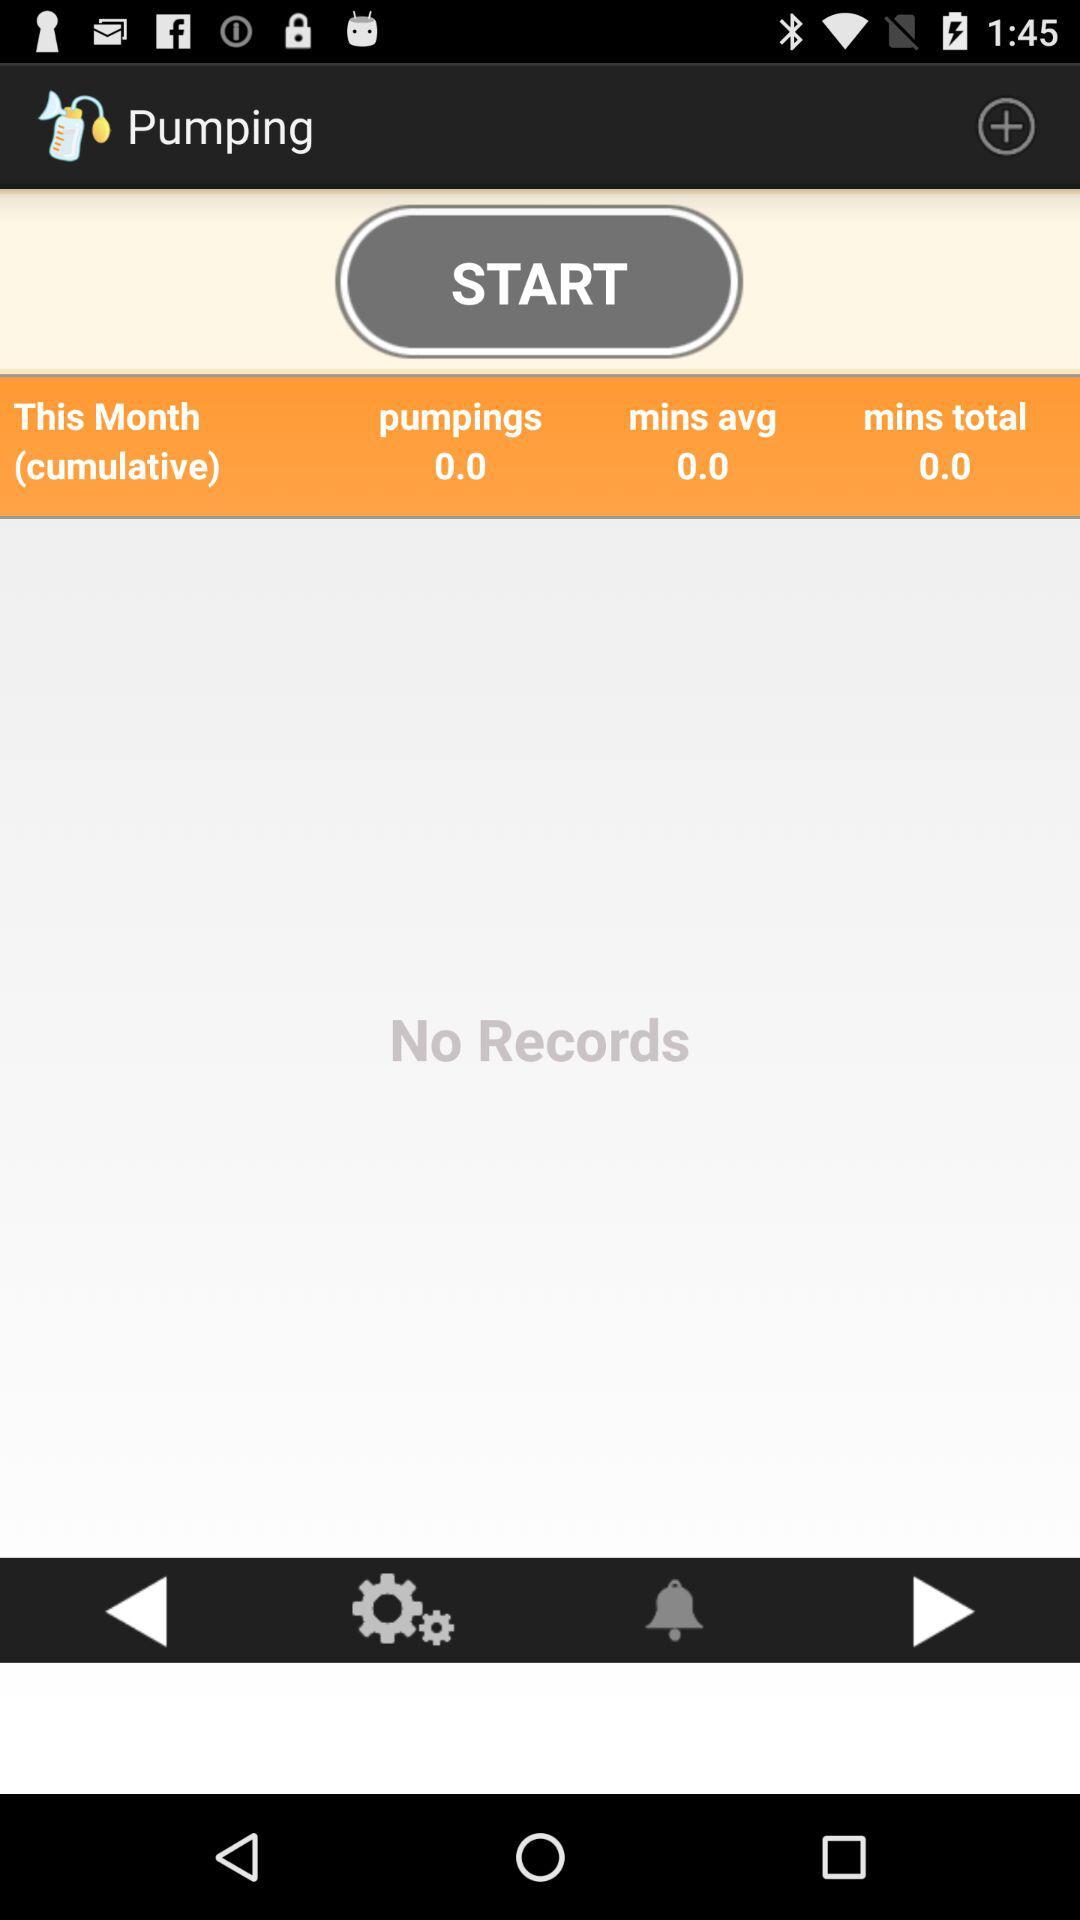  What do you see at coordinates (135, 1610) in the screenshot?
I see `previous month` at bounding box center [135, 1610].